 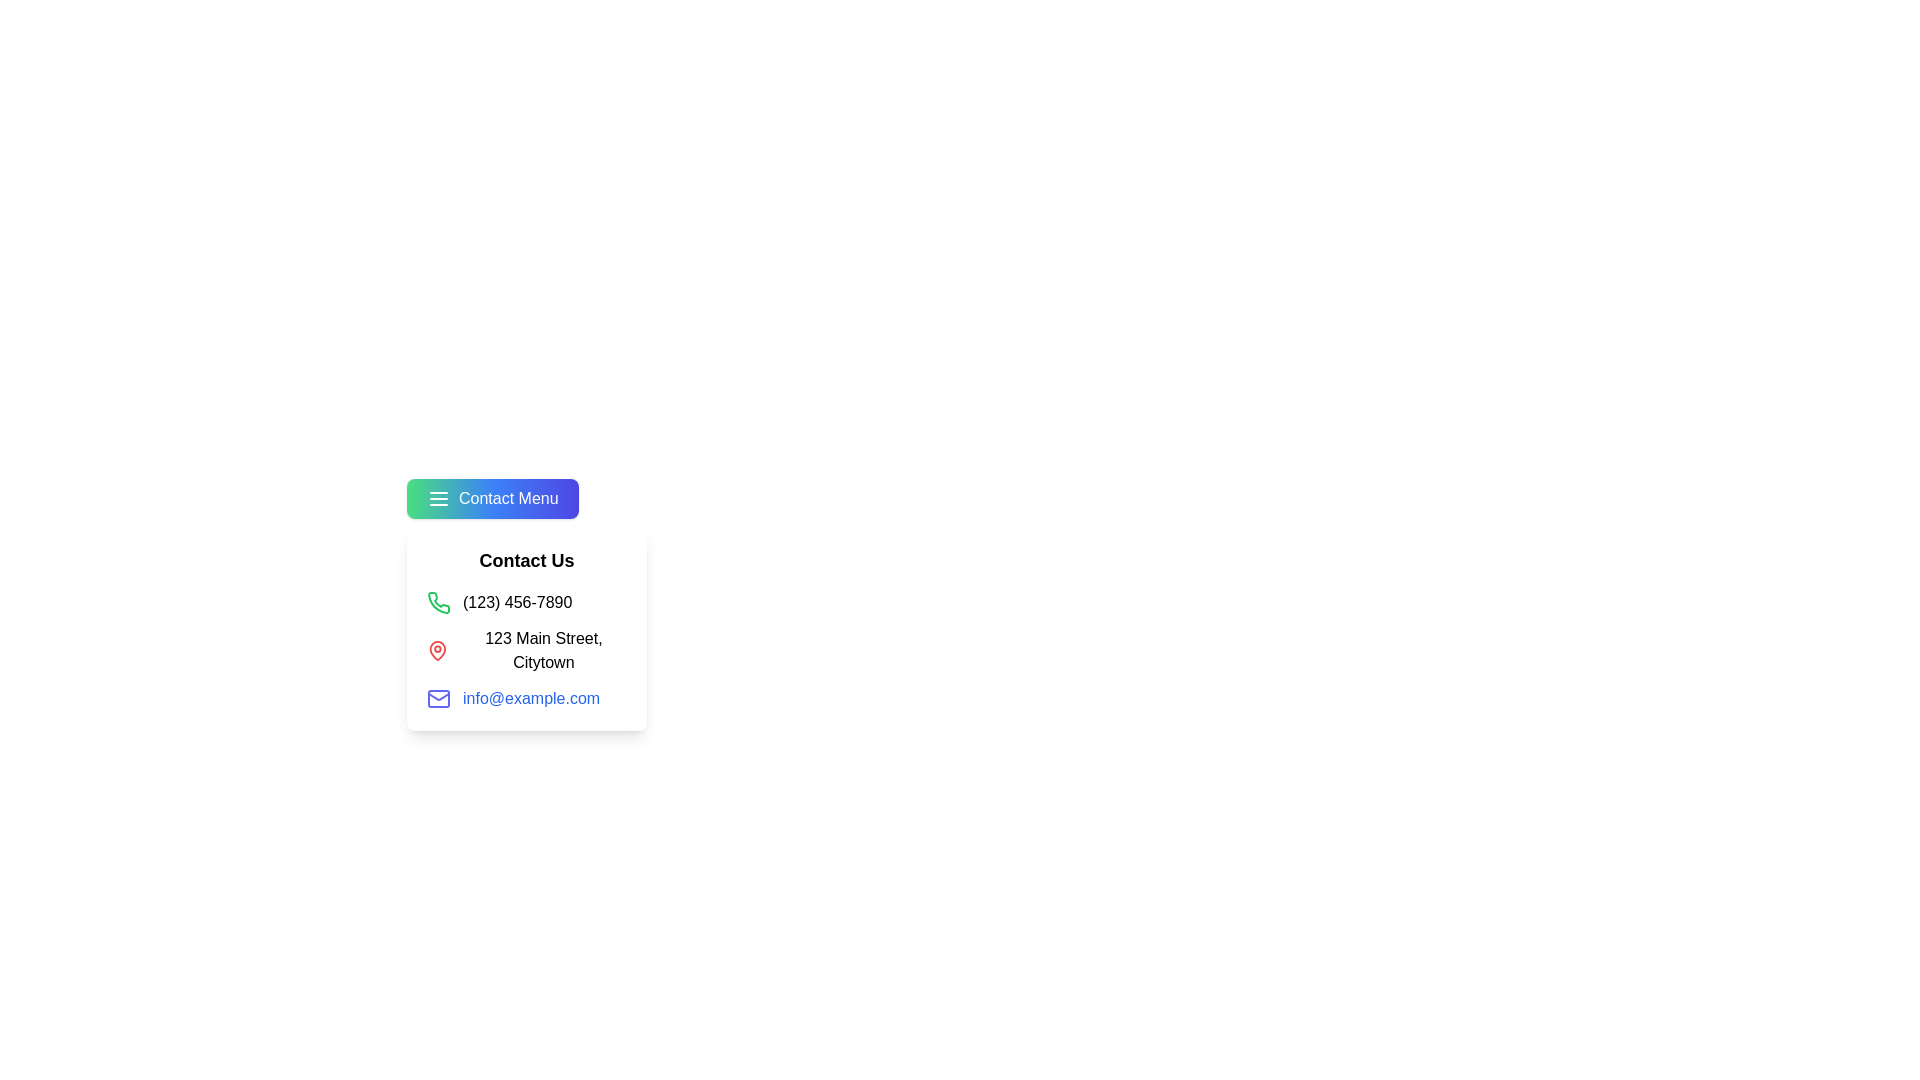 I want to click on the email link to open the mail client, so click(x=531, y=697).